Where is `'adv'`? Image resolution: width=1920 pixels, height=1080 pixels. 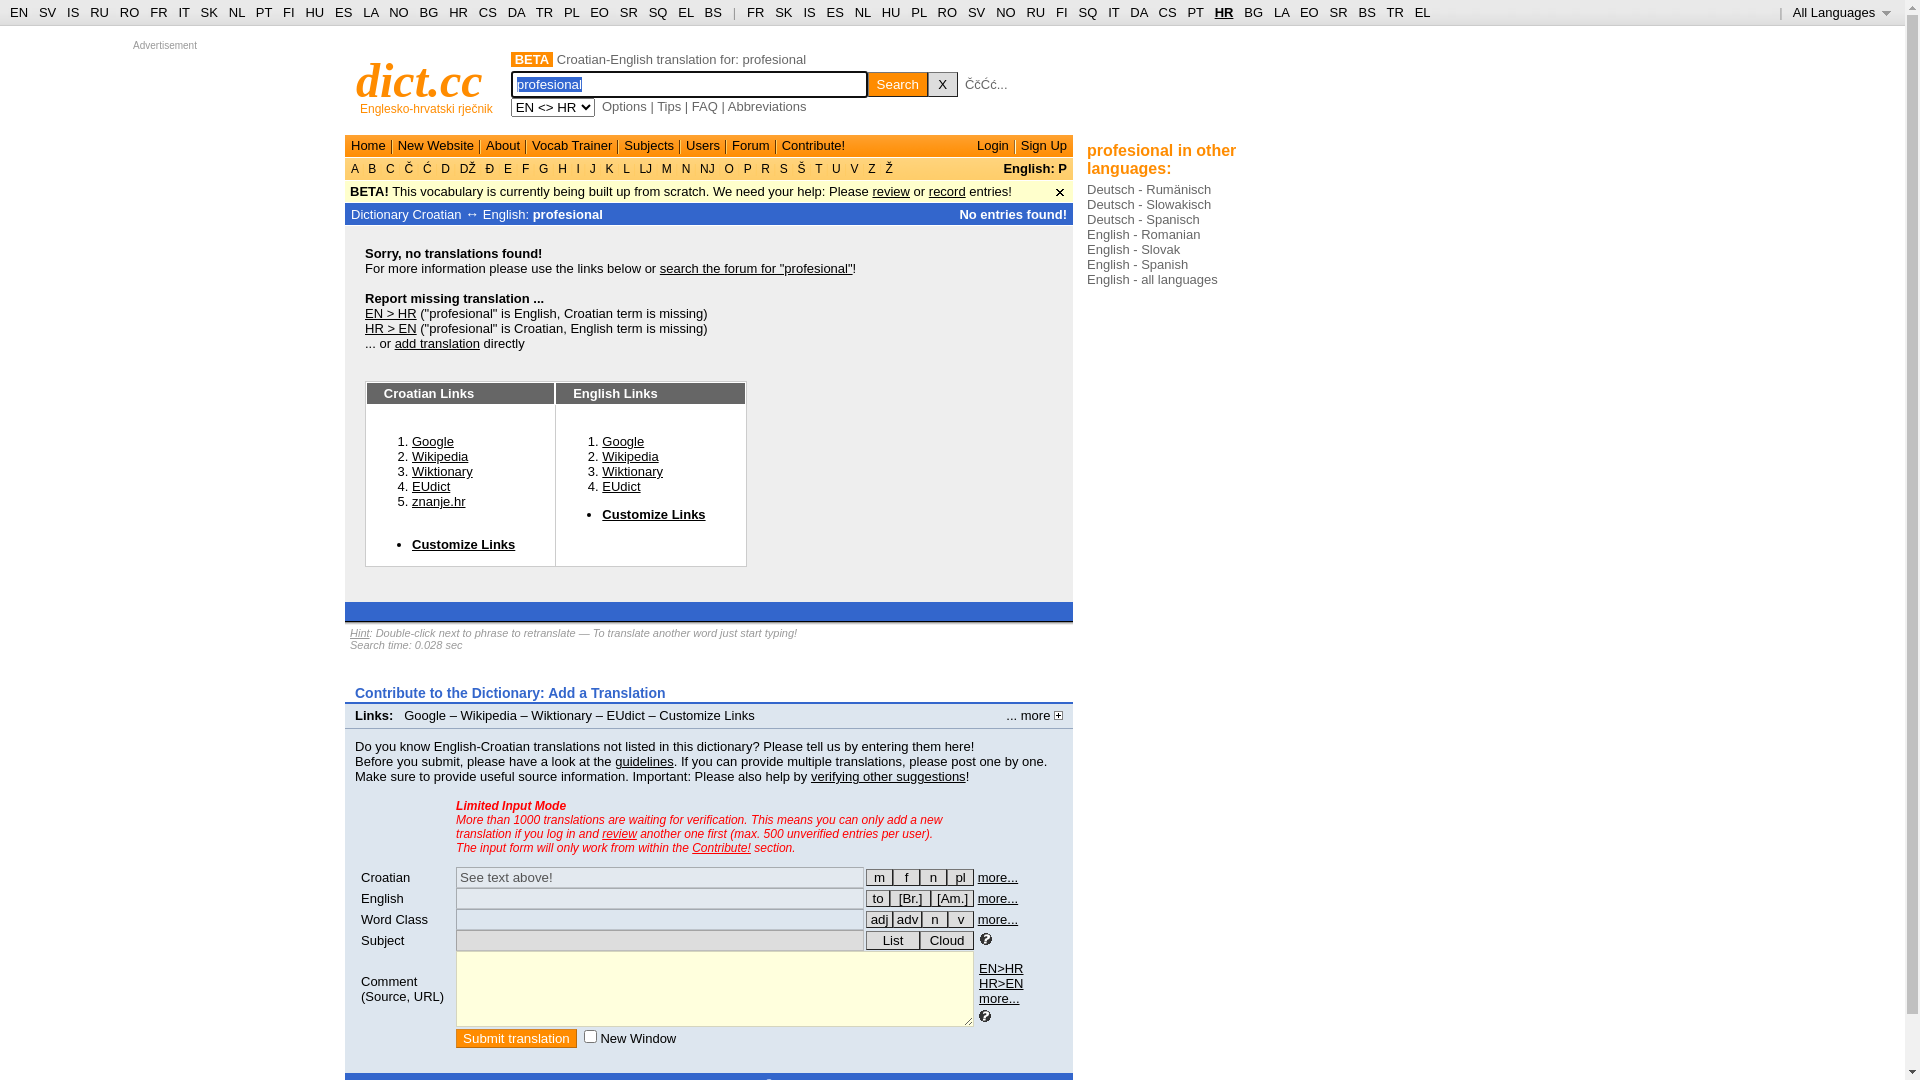 'adv' is located at coordinates (891, 919).